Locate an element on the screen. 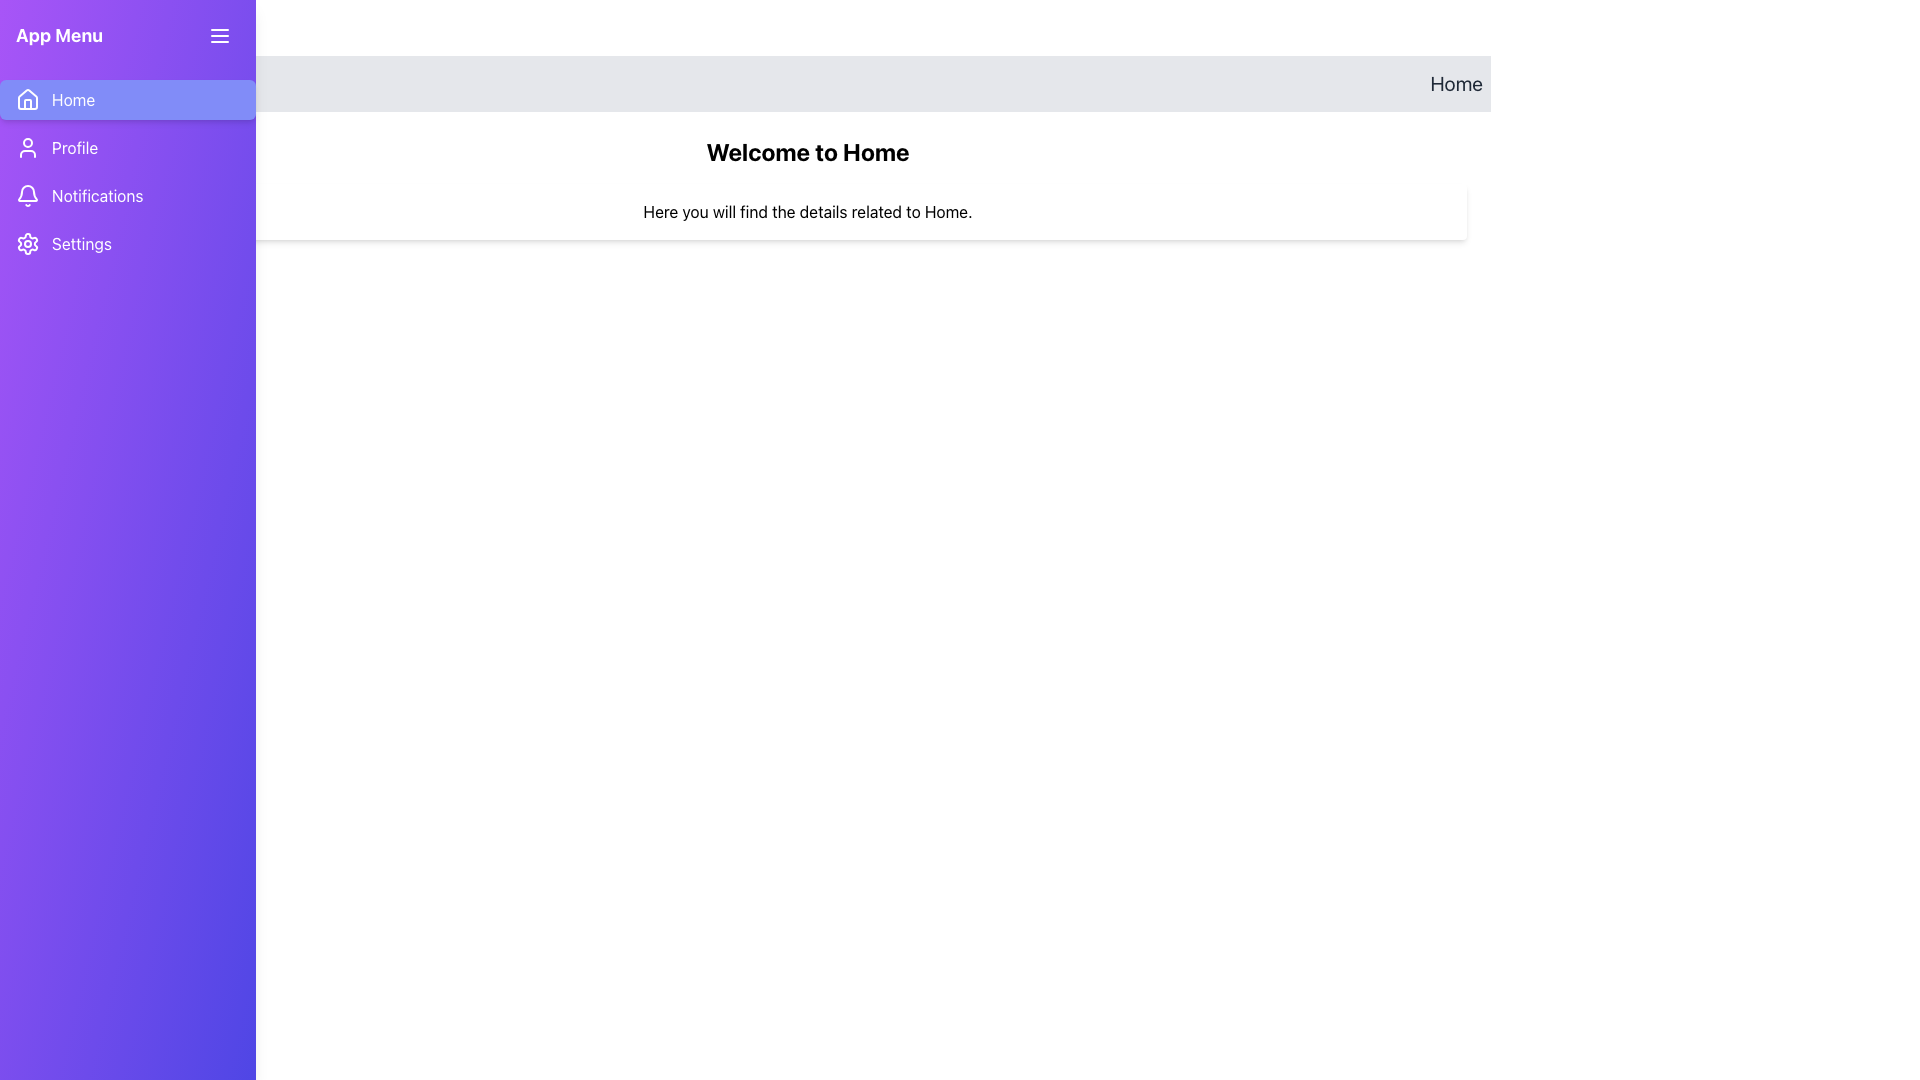 Image resolution: width=1920 pixels, height=1080 pixels. the interactive button with an icon located in the top-right corner of the sidebar header, right of the 'App Menu' text is located at coordinates (220, 35).